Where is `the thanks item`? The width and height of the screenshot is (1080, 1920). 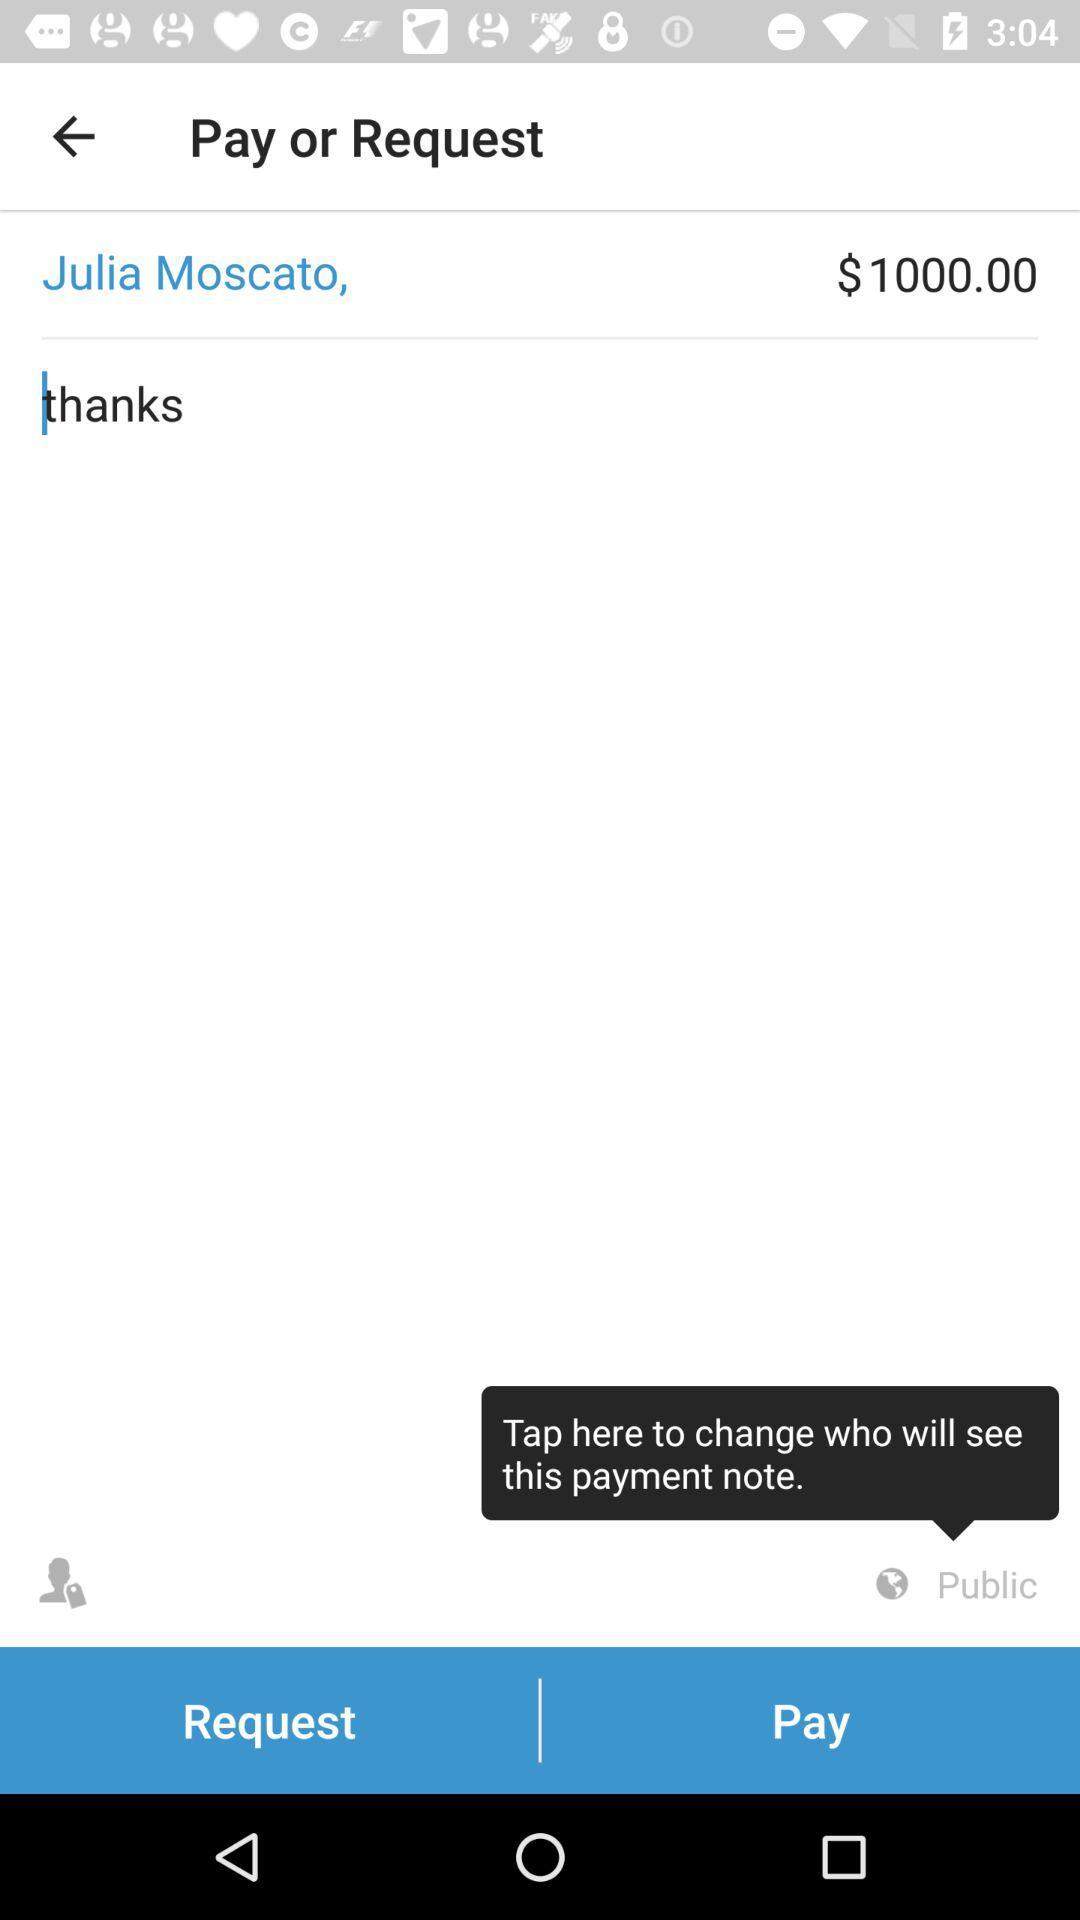
the thanks item is located at coordinates (540, 929).